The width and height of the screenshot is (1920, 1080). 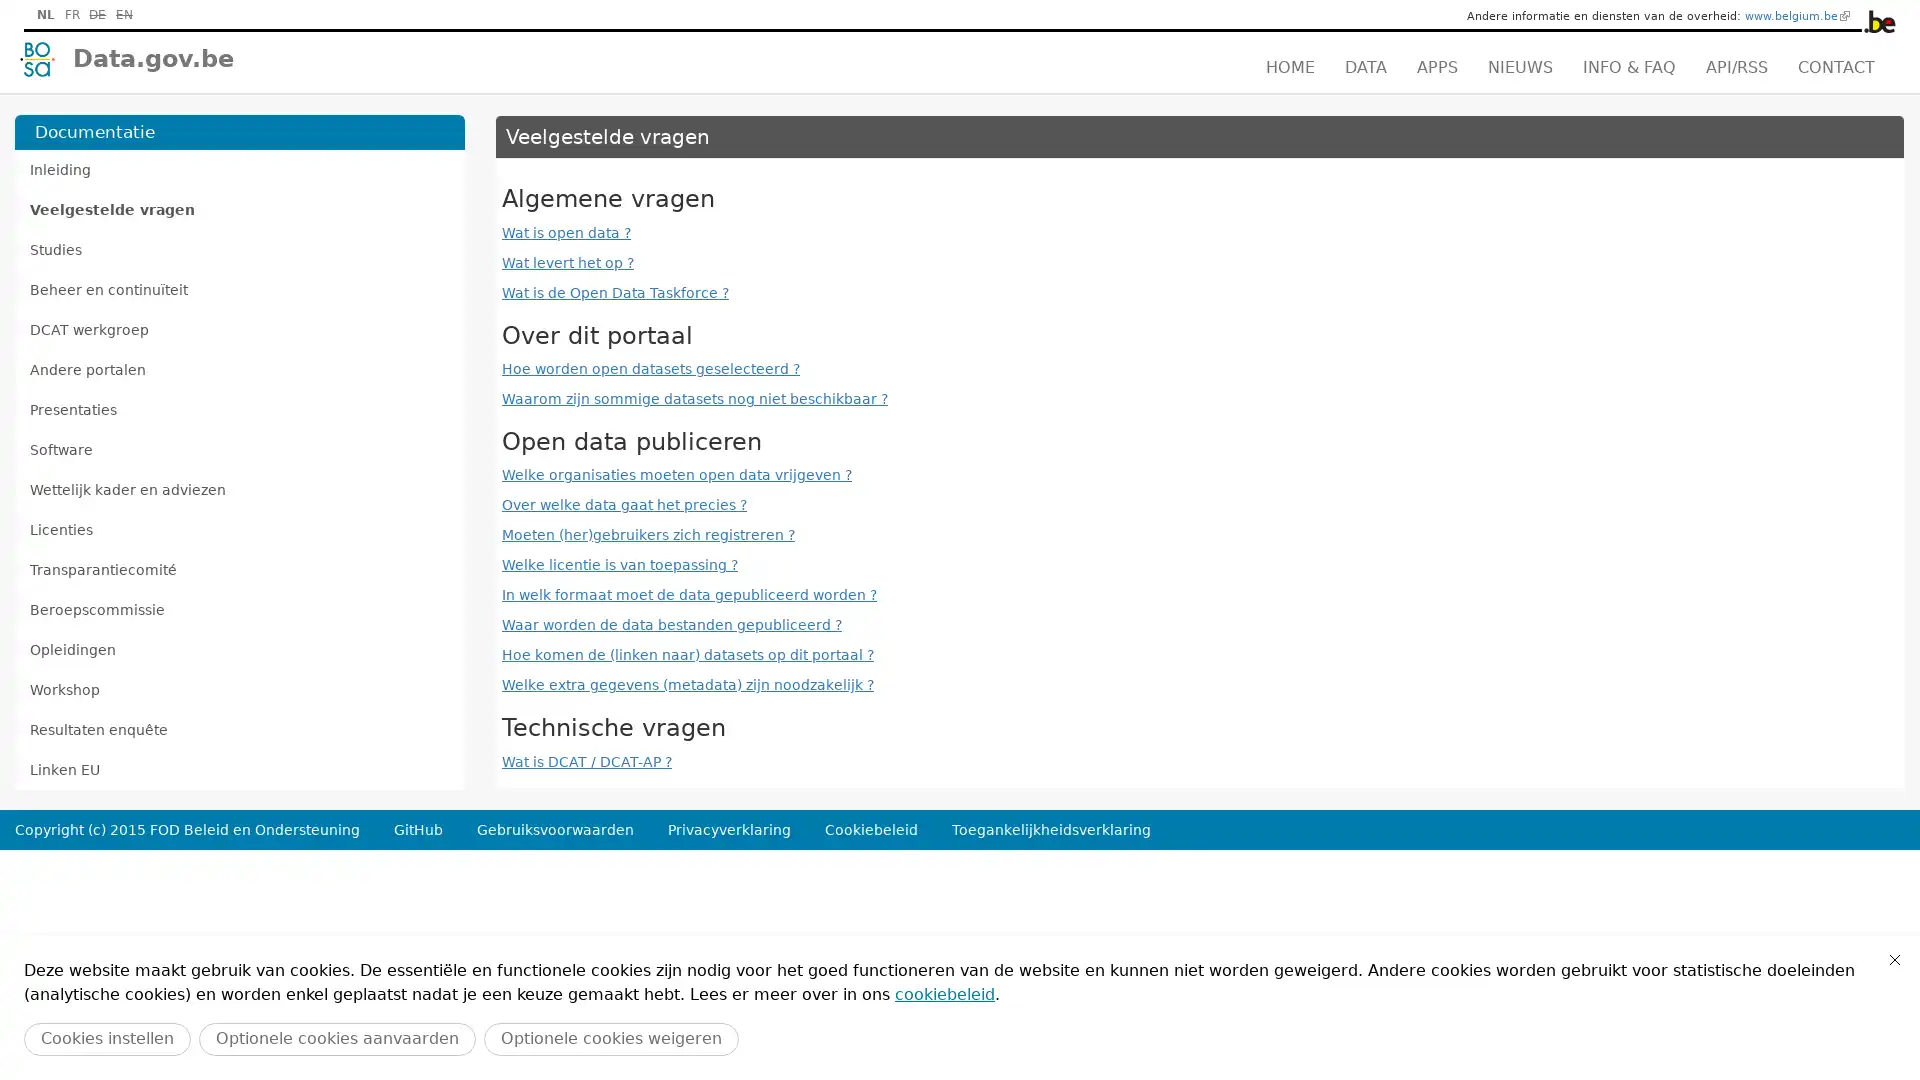 I want to click on Cookies instellen, so click(x=106, y=1038).